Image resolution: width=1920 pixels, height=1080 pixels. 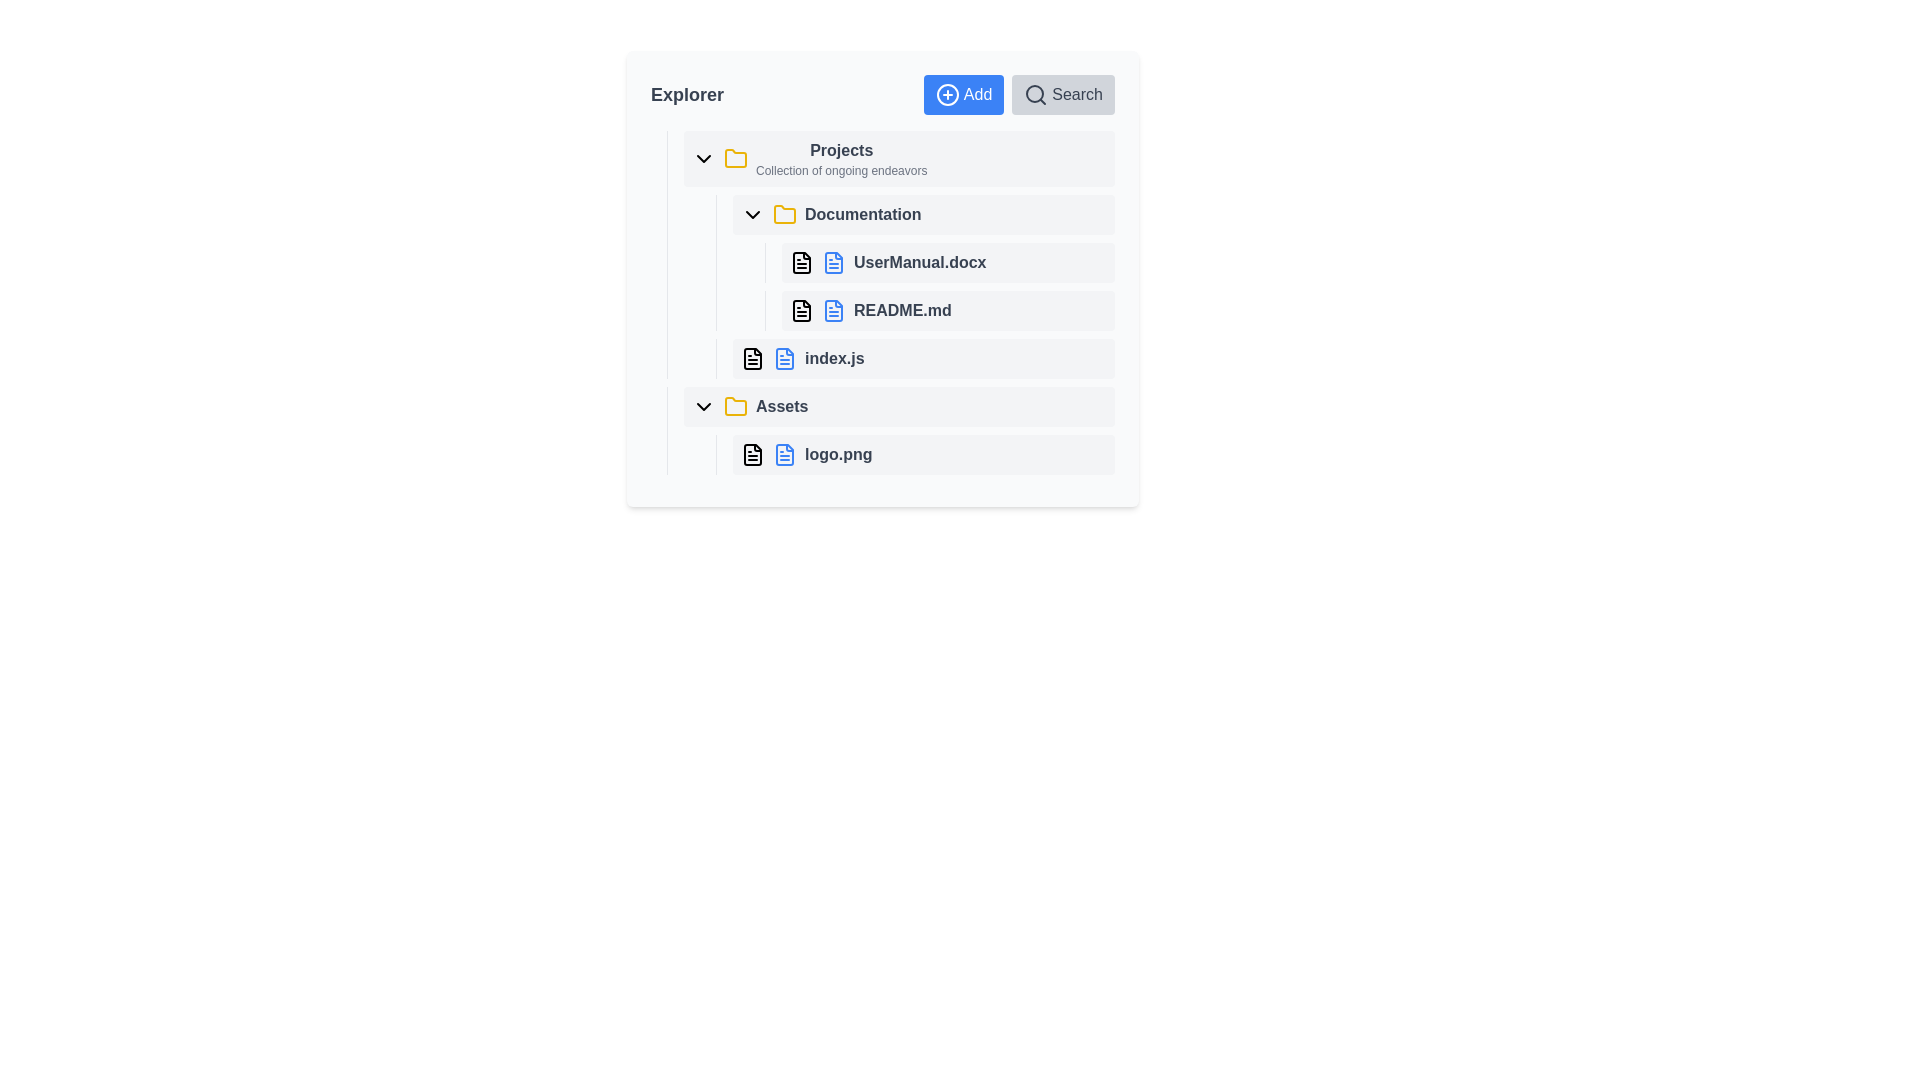 What do you see at coordinates (939, 261) in the screenshot?
I see `the file item labeled 'UserManual.docx' which features a blue-colored file icon and is the top entry under the 'Documentation' section` at bounding box center [939, 261].